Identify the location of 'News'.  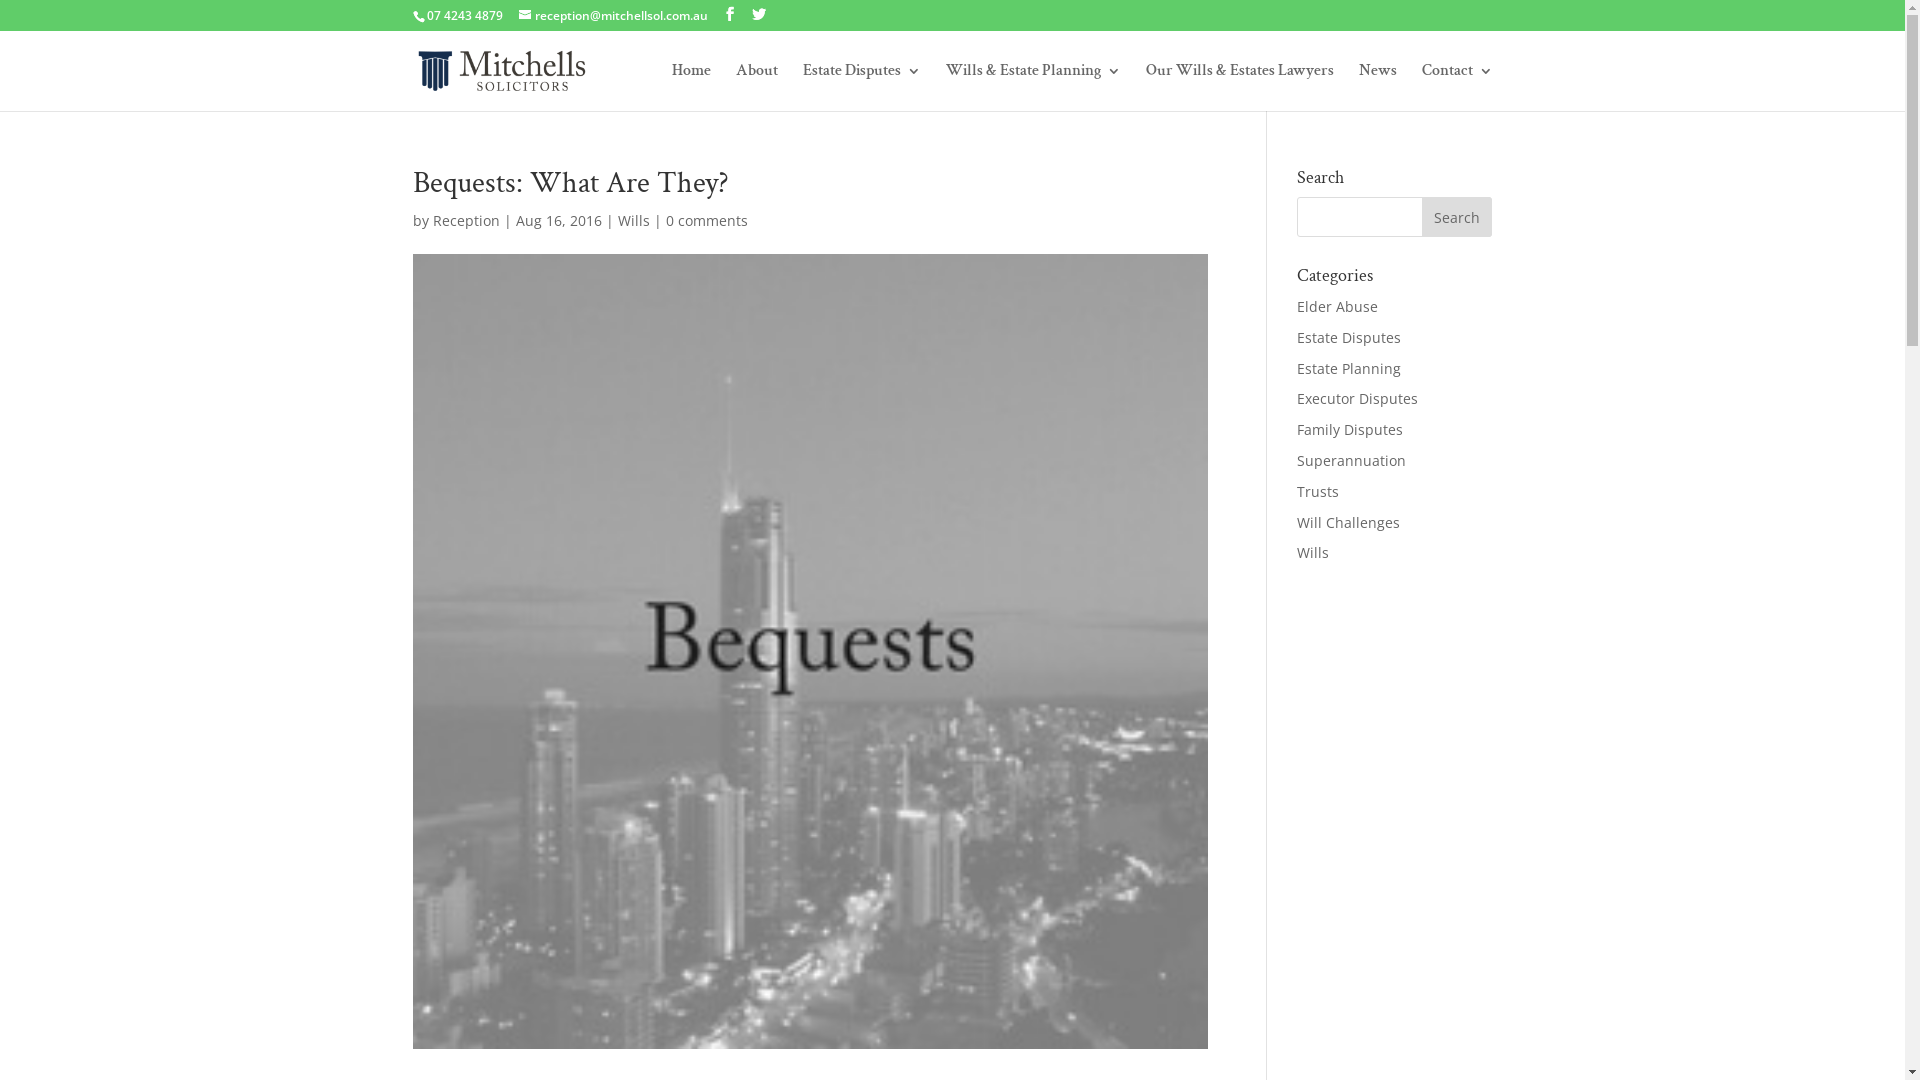
(1376, 86).